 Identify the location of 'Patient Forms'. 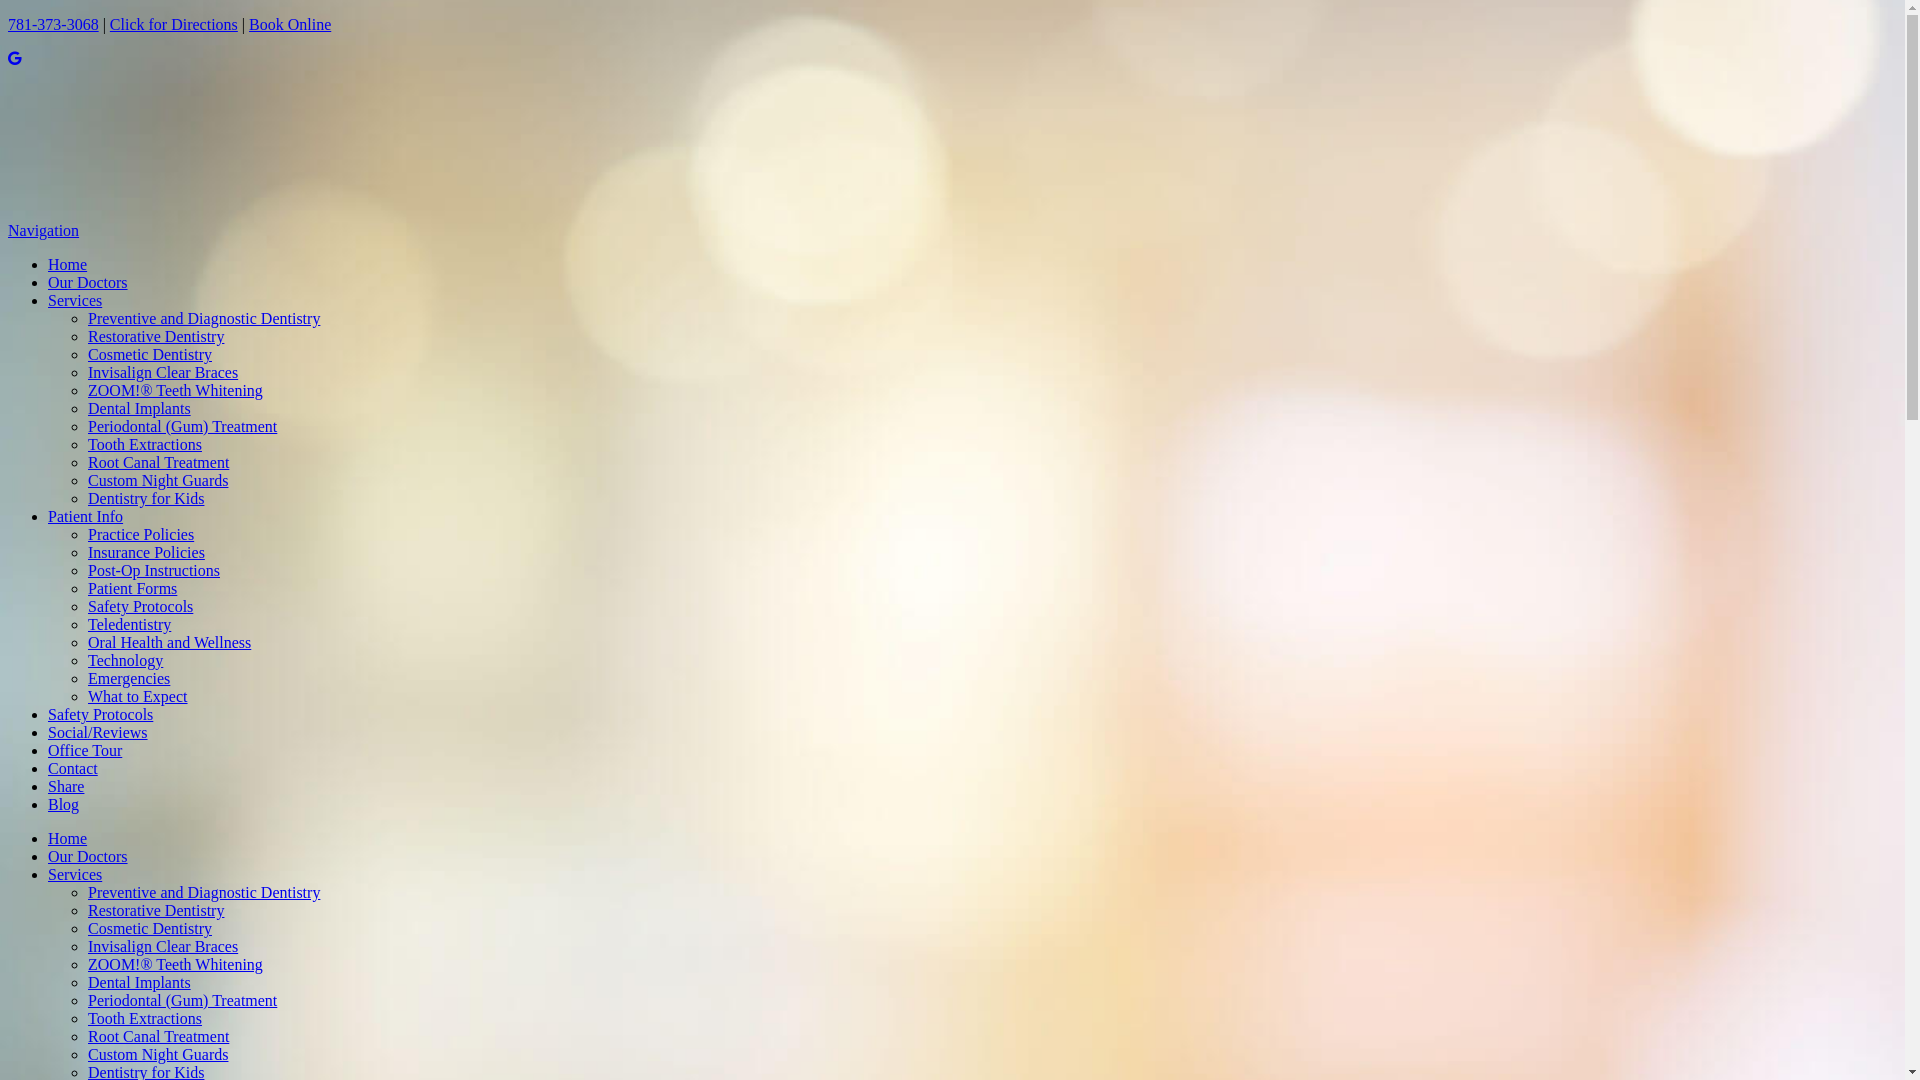
(131, 587).